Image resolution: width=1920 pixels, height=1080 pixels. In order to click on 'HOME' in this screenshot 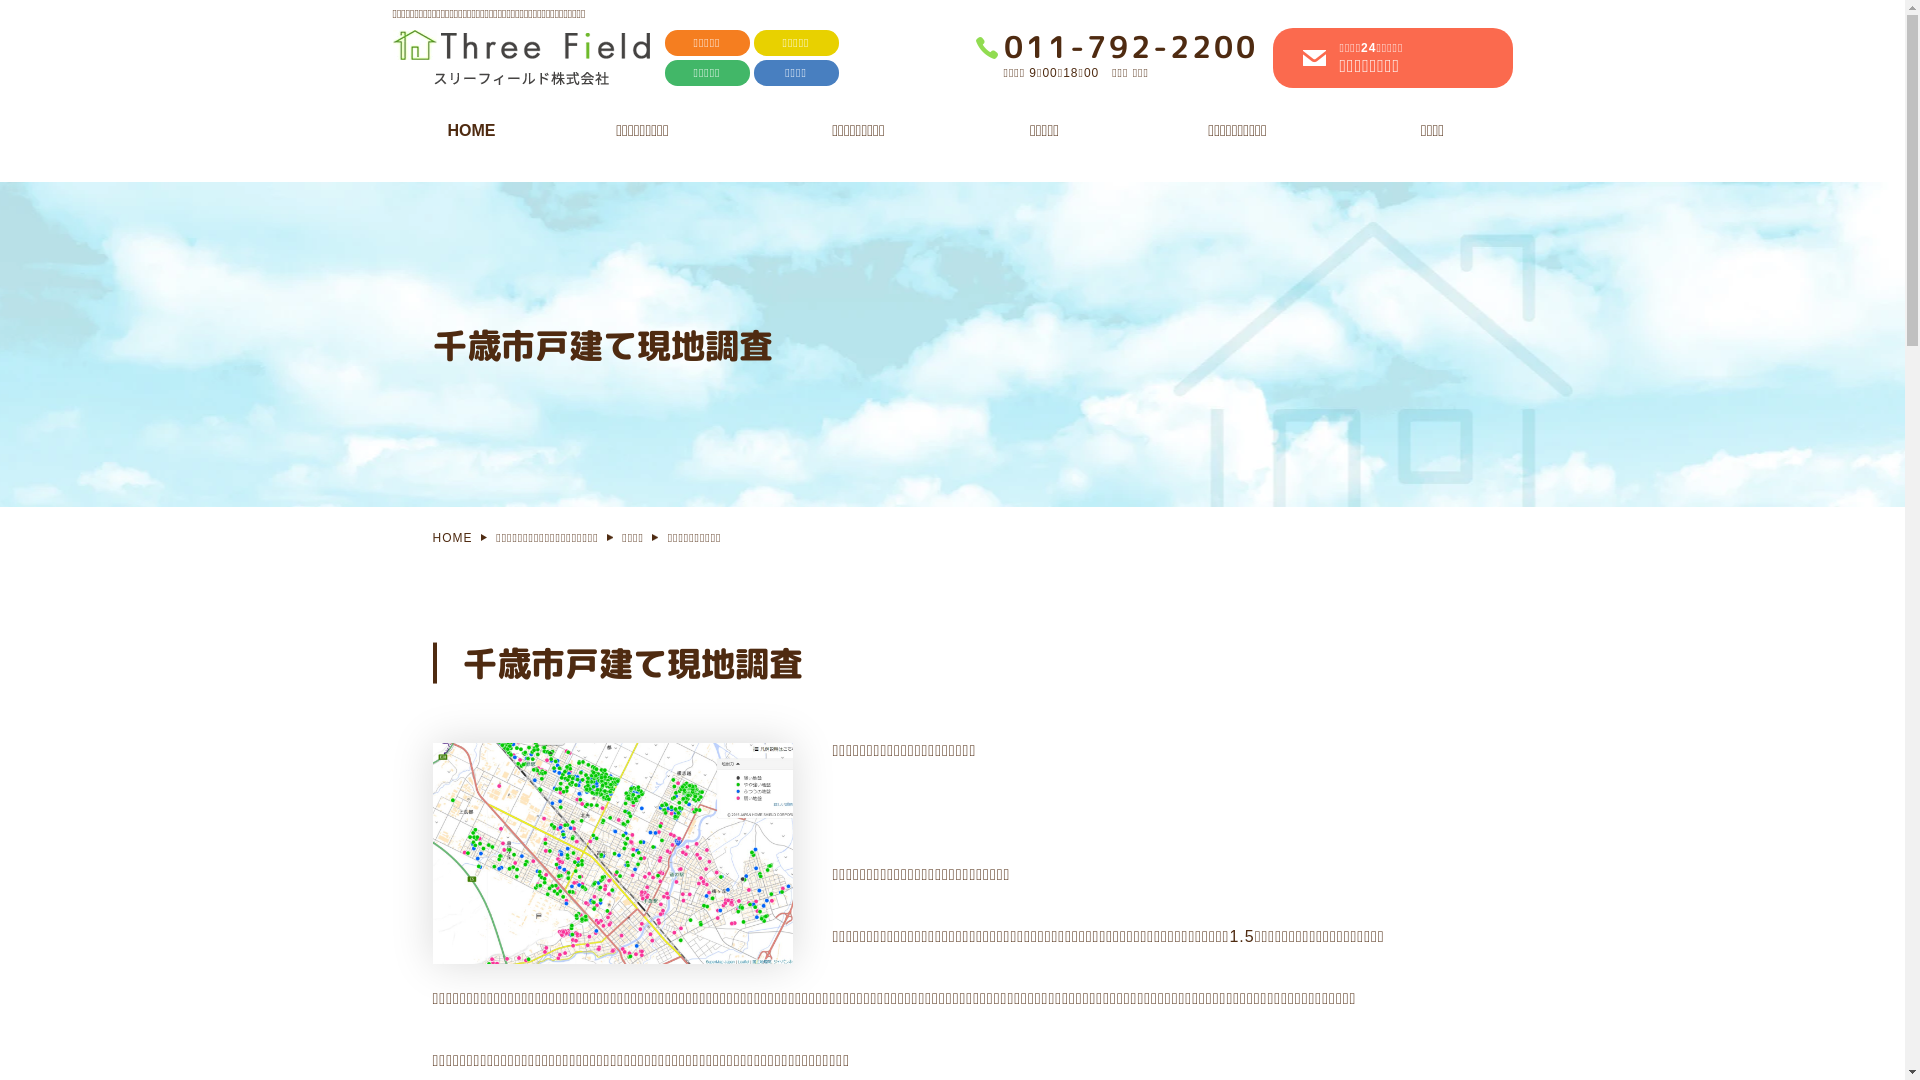, I will do `click(469, 135)`.